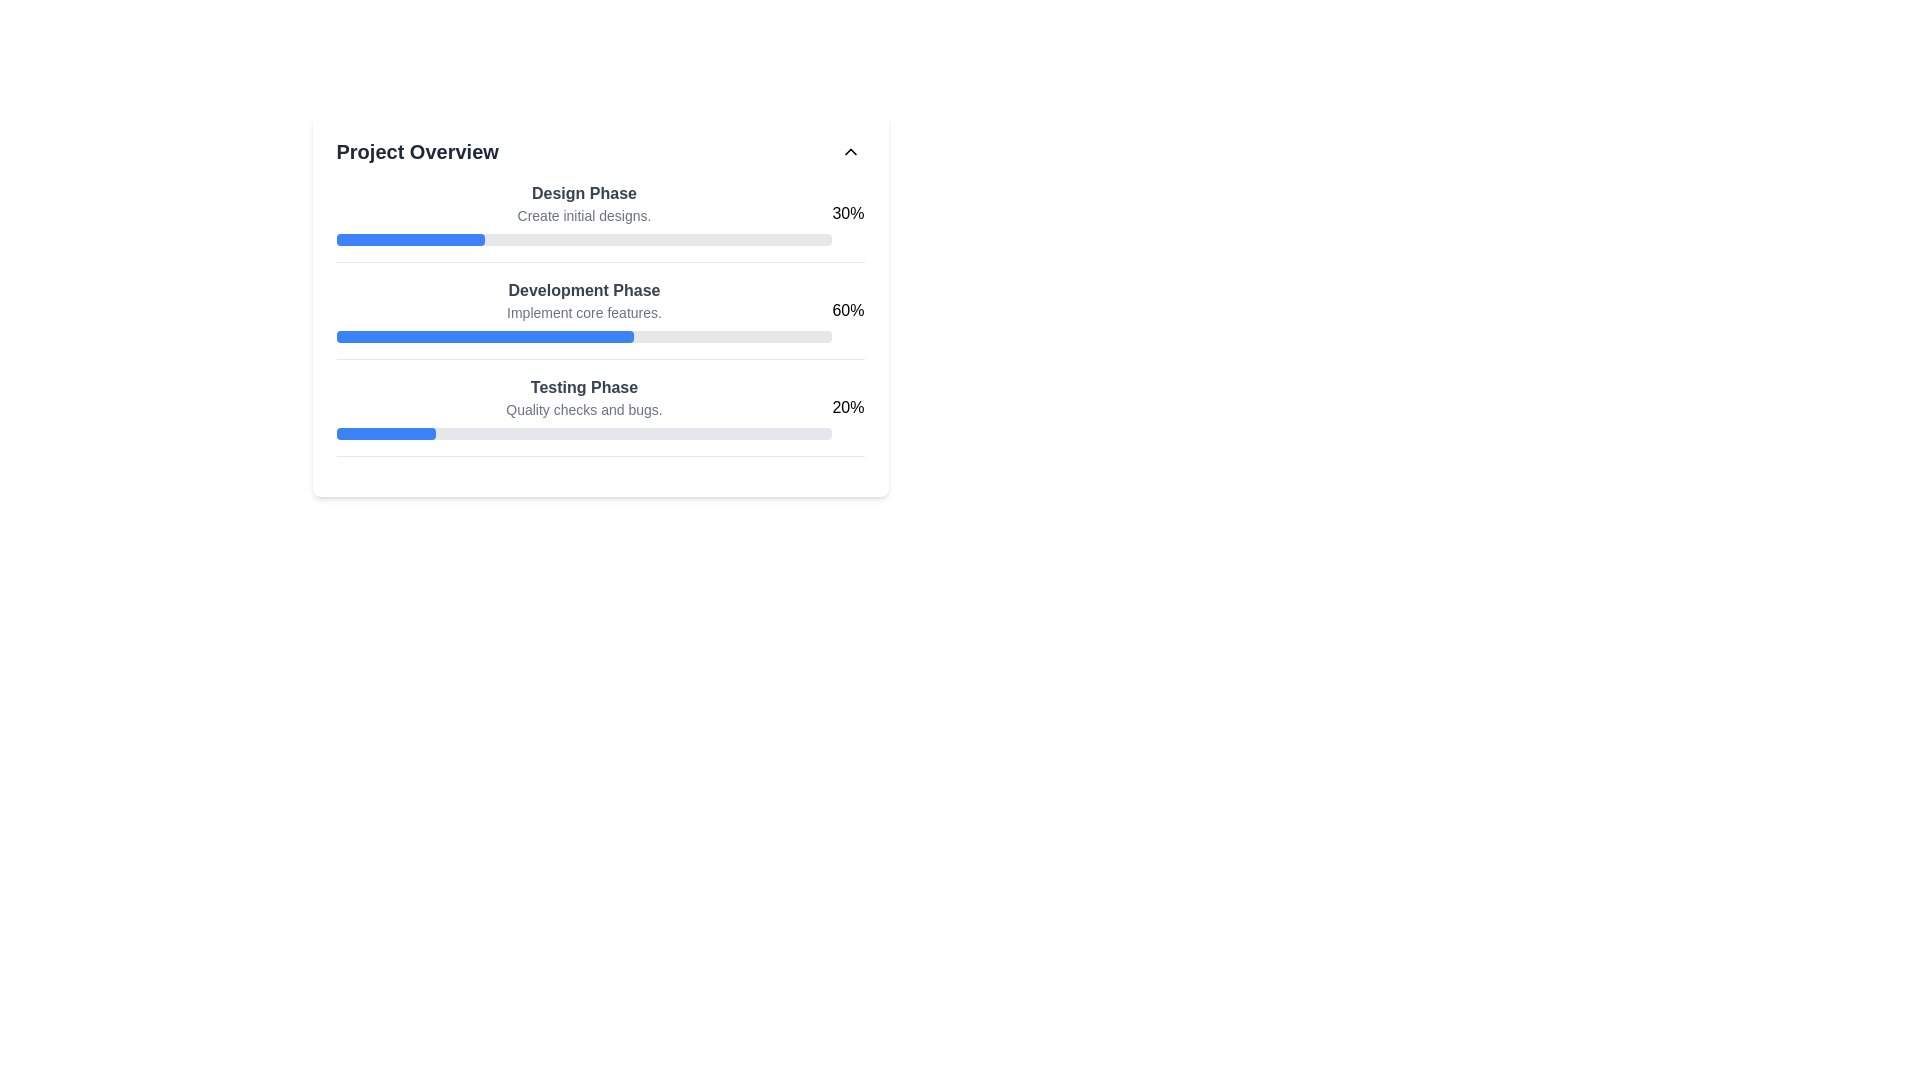  Describe the element at coordinates (850, 150) in the screenshot. I see `the second button or icon in the 'Project Overview' section` at that location.